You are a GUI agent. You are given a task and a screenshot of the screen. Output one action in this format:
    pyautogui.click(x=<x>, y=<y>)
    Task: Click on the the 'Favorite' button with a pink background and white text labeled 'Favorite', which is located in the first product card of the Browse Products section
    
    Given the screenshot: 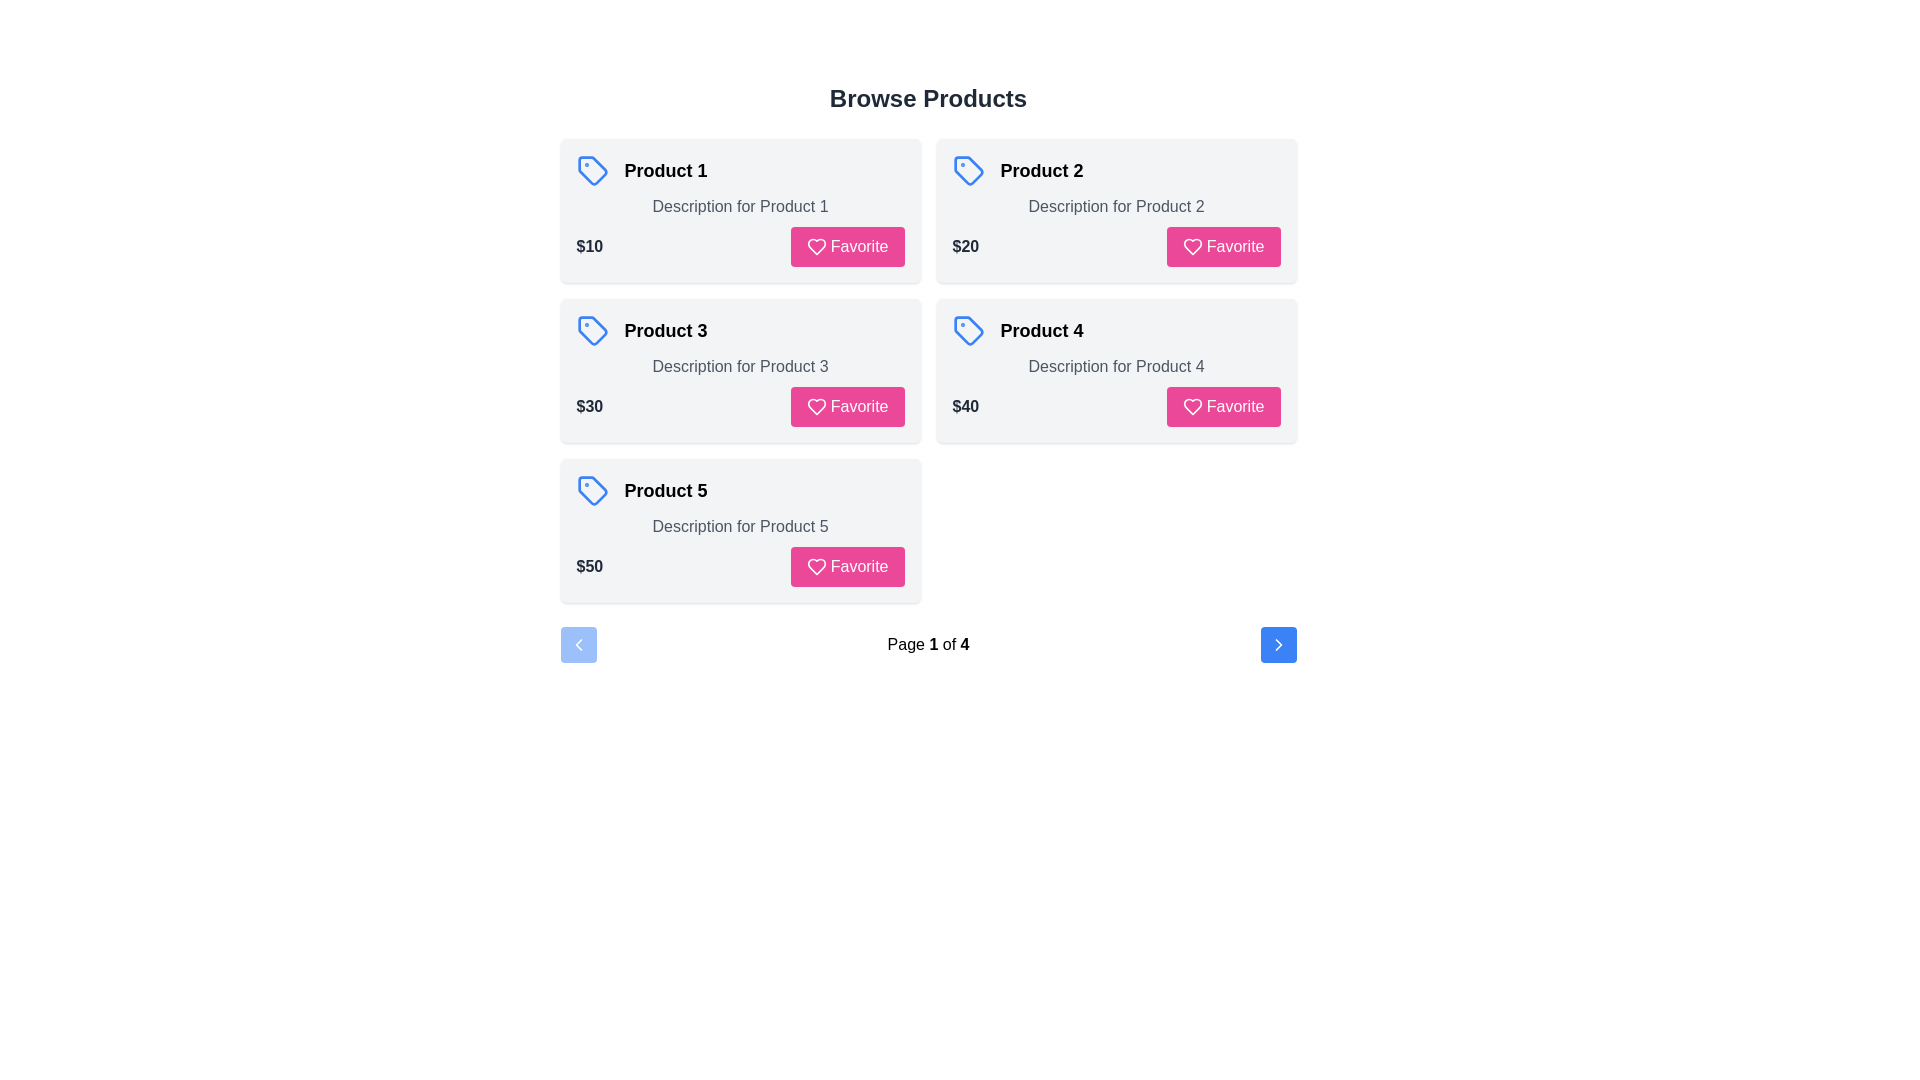 What is the action you would take?
    pyautogui.click(x=847, y=245)
    